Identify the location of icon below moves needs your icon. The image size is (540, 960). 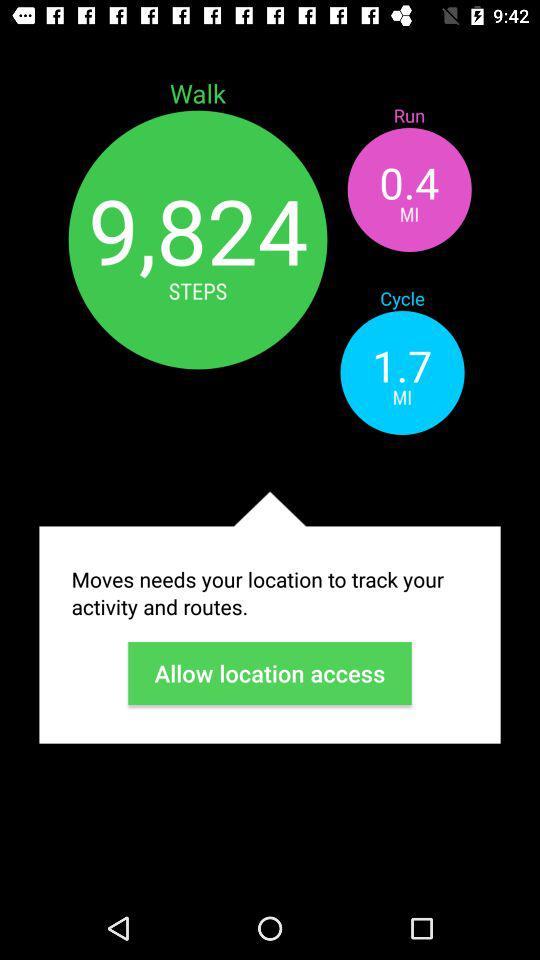
(270, 673).